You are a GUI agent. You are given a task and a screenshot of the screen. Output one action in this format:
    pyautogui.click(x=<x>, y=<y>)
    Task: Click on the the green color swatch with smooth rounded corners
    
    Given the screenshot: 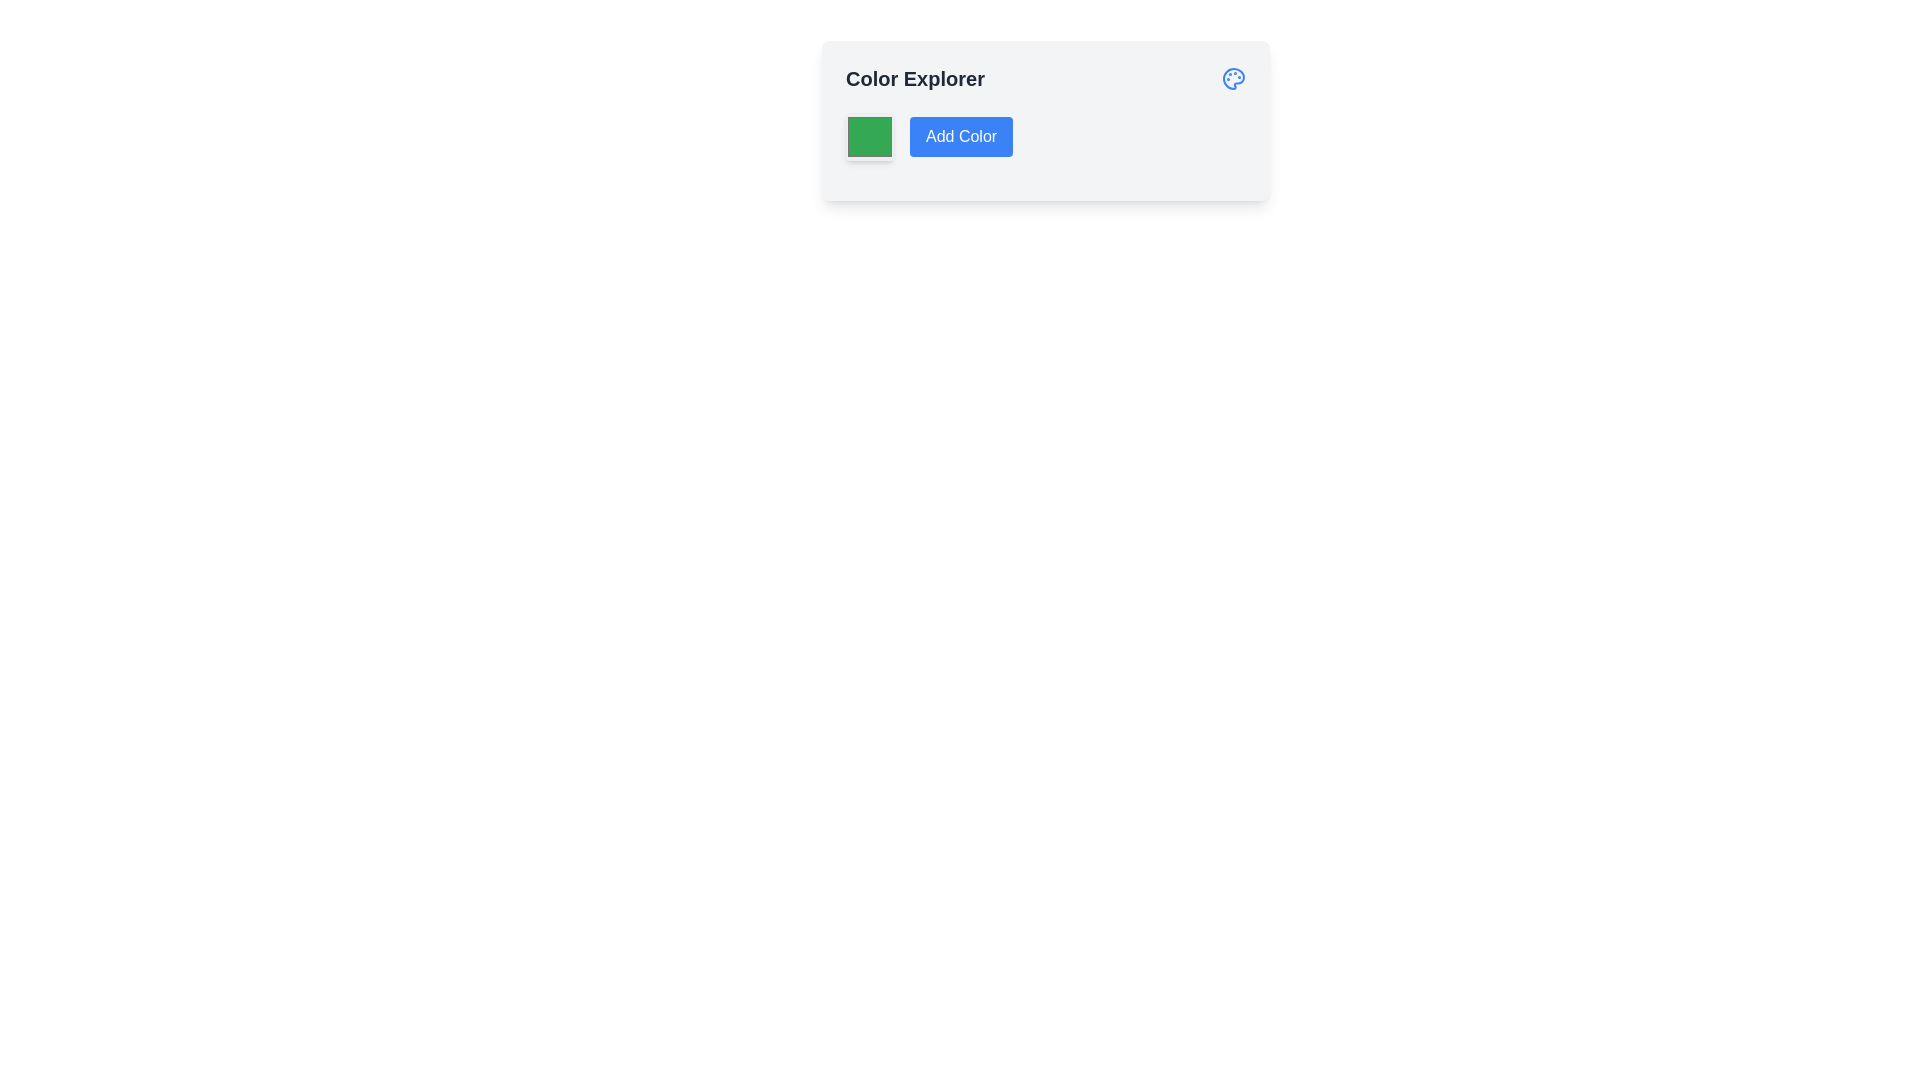 What is the action you would take?
    pyautogui.click(x=869, y=136)
    